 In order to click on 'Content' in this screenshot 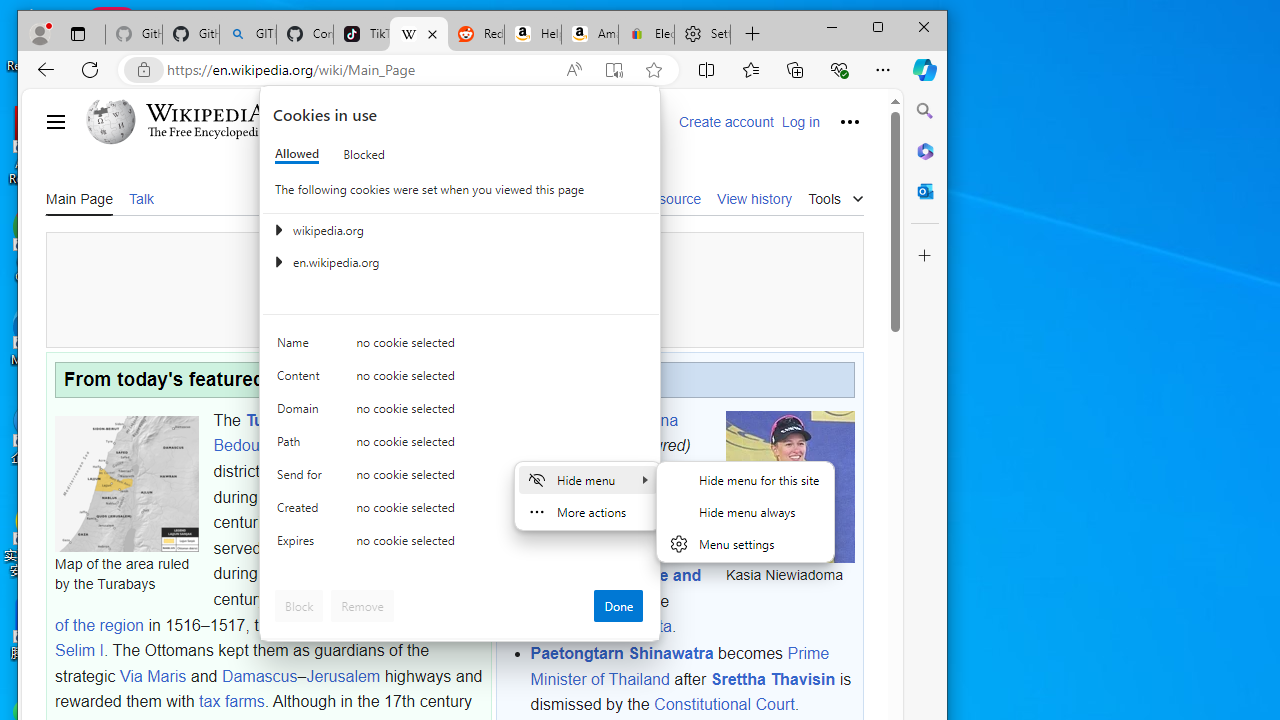, I will do `click(301, 380)`.